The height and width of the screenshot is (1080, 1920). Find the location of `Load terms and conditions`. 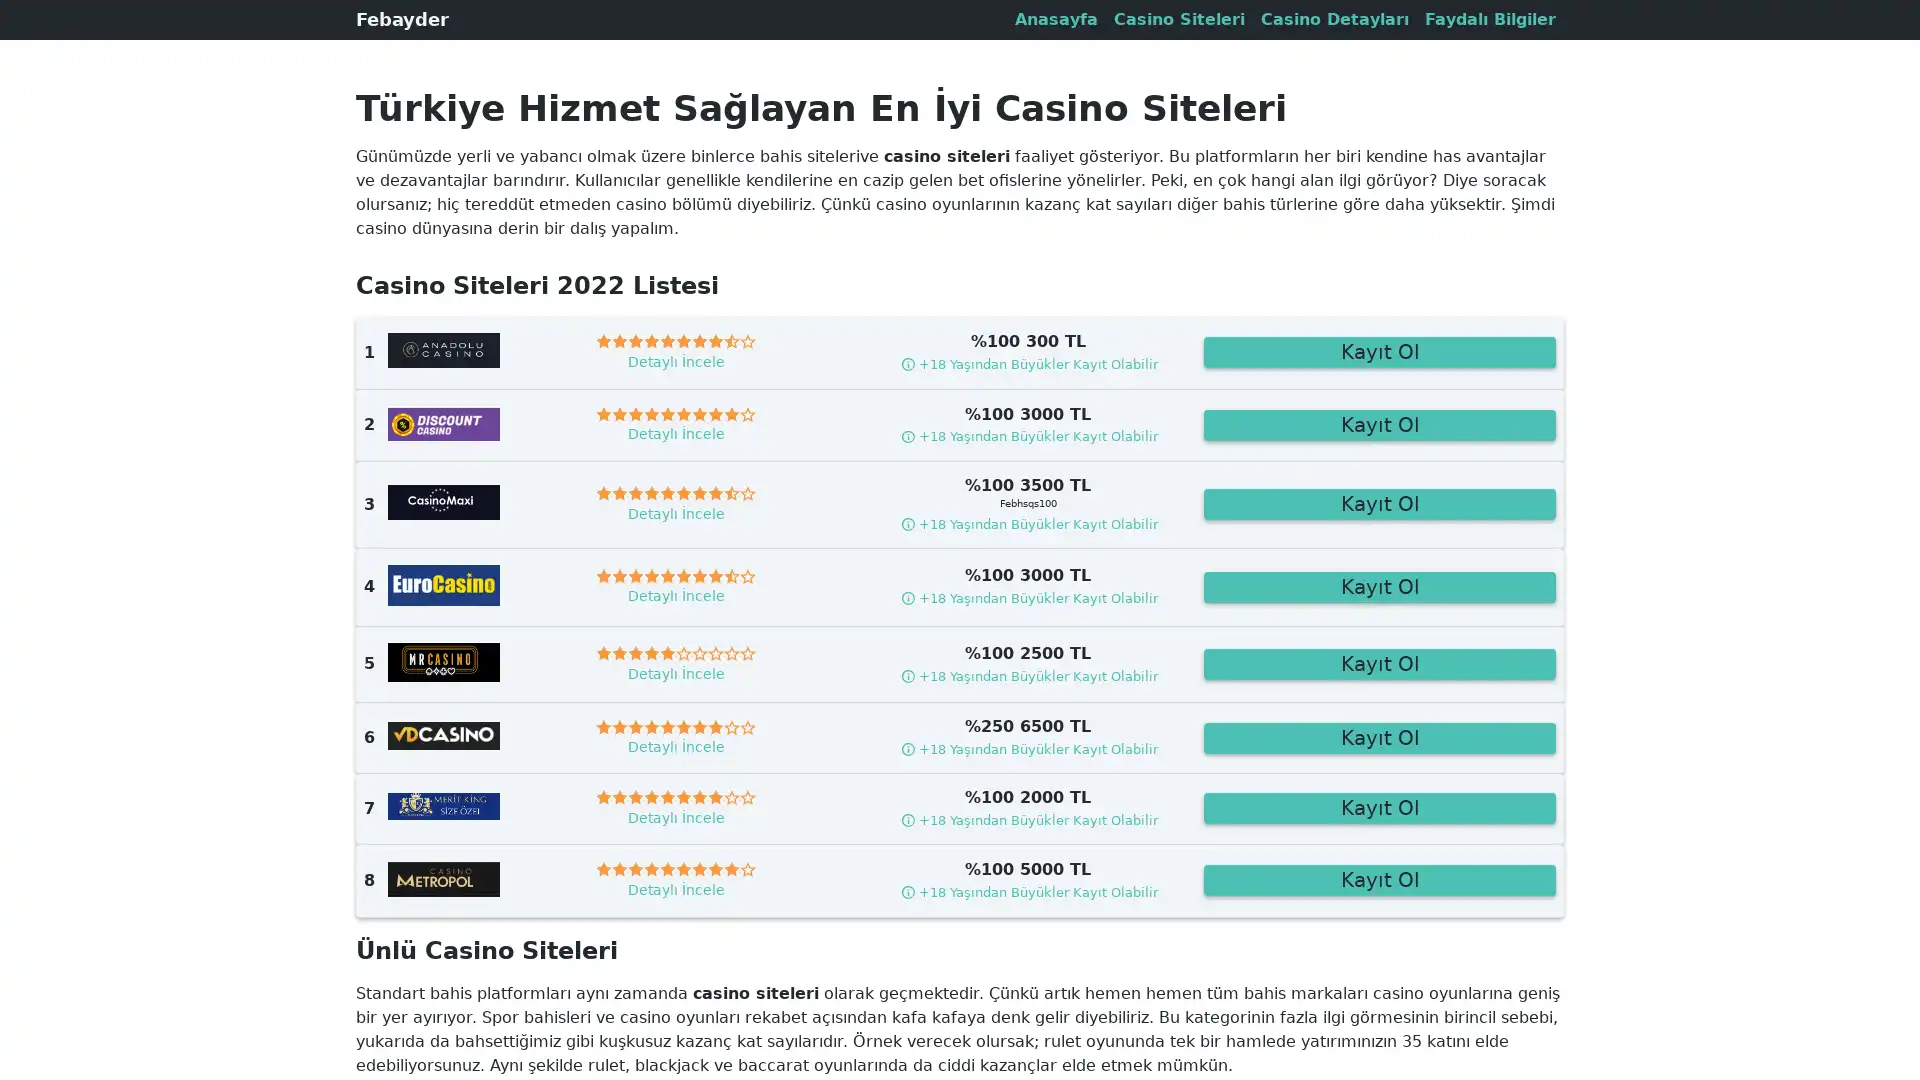

Load terms and conditions is located at coordinates (1027, 819).